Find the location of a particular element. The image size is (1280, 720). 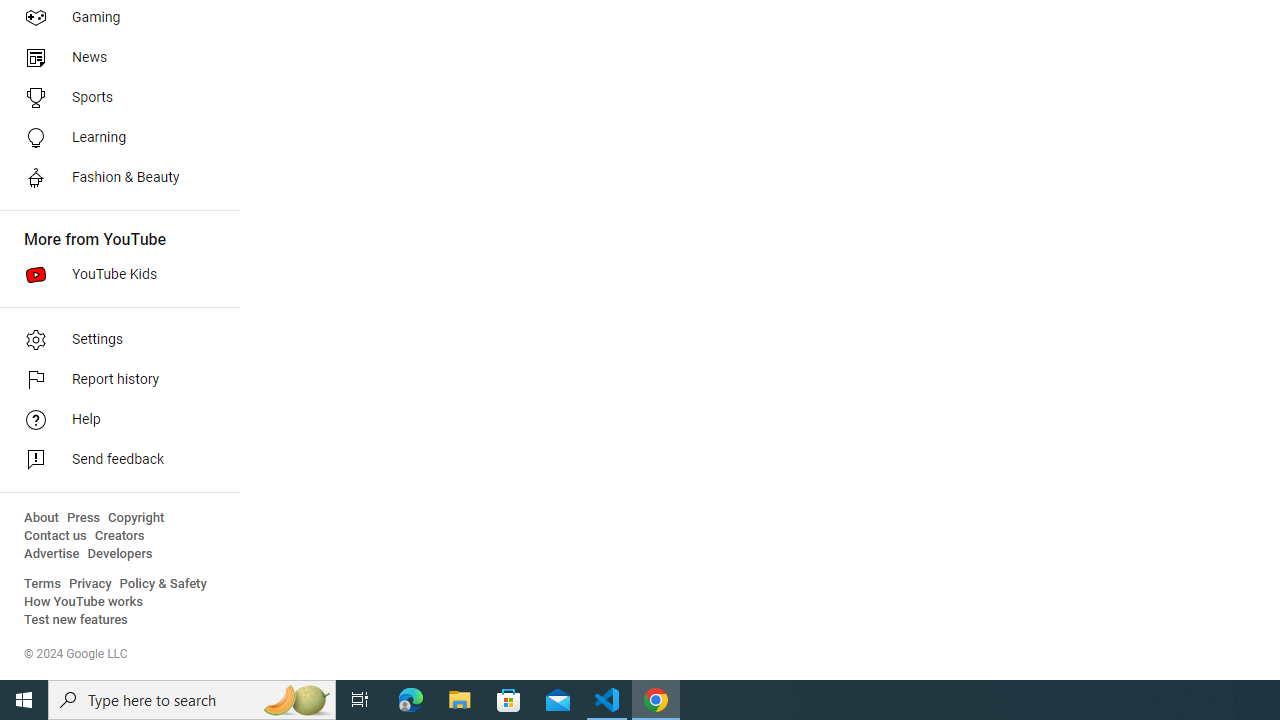

'Press' is located at coordinates (82, 517).